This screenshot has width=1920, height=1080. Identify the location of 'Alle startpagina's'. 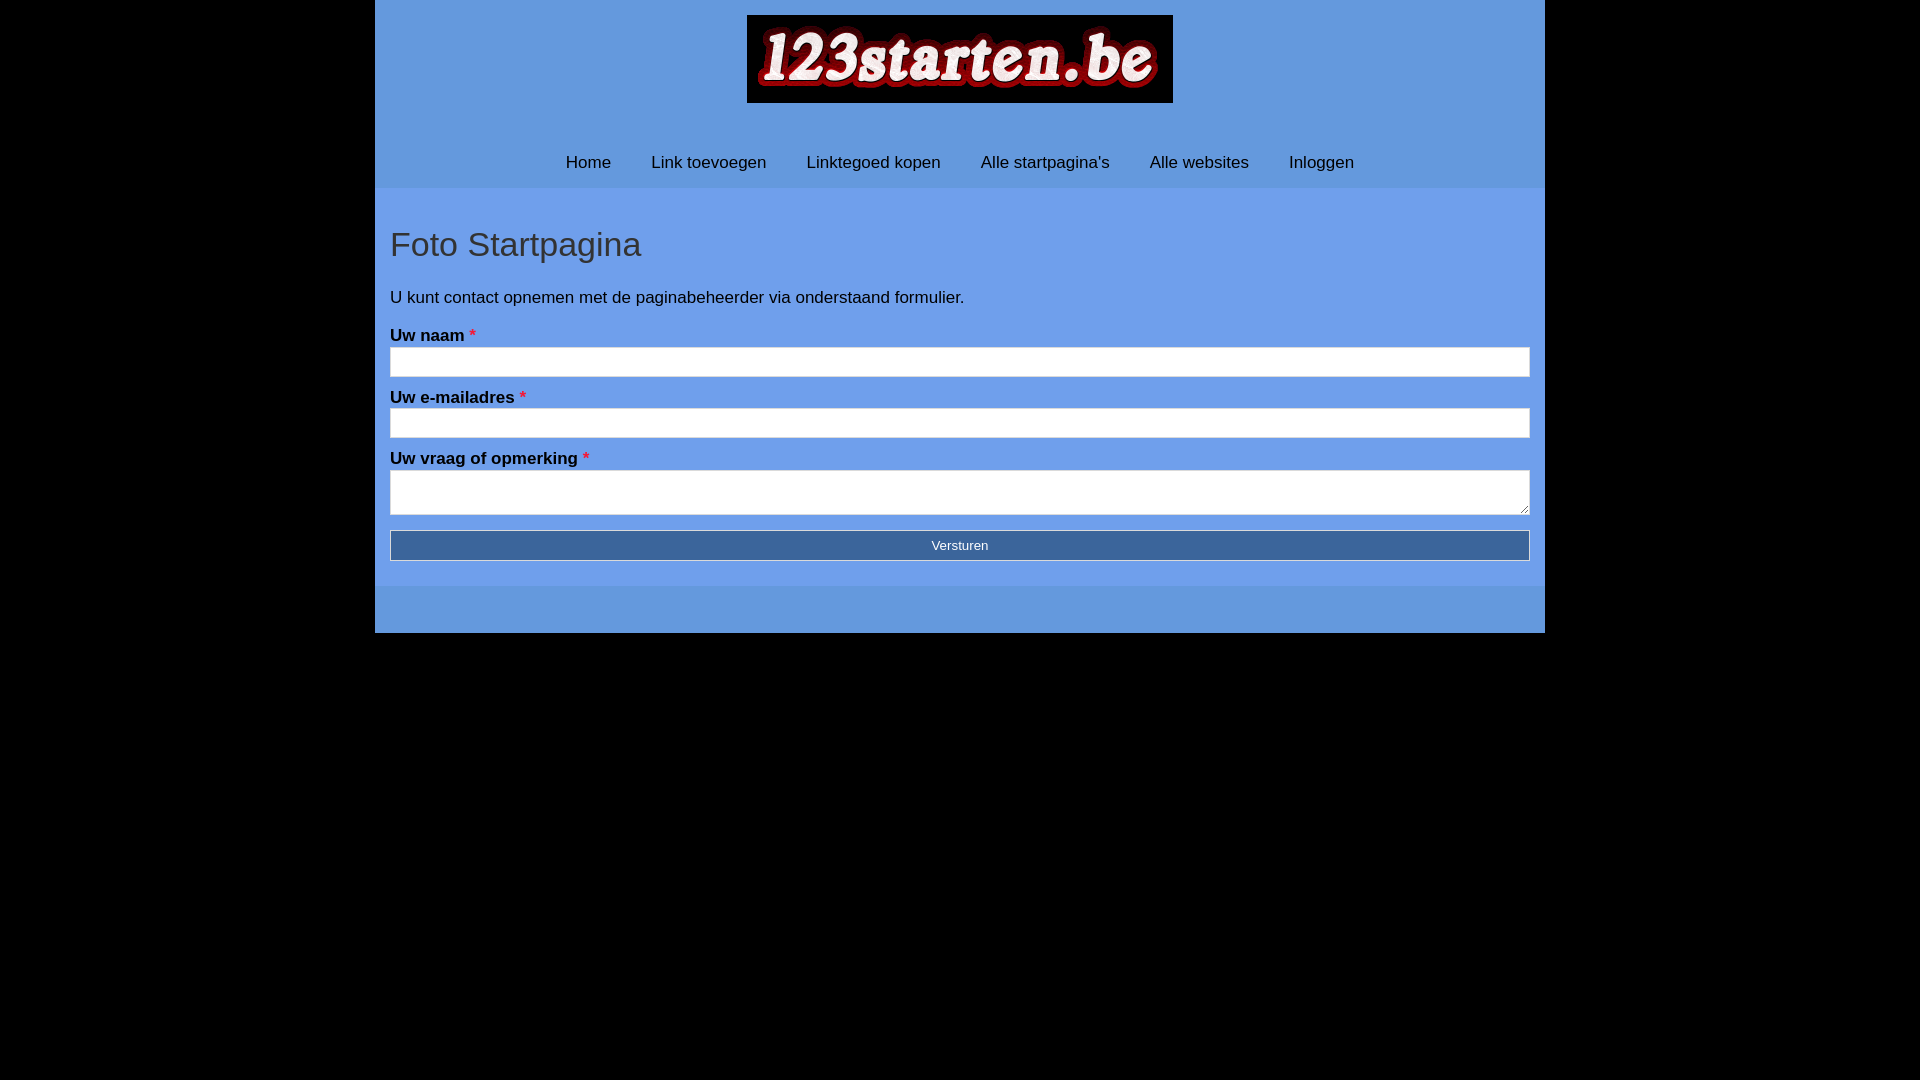
(960, 161).